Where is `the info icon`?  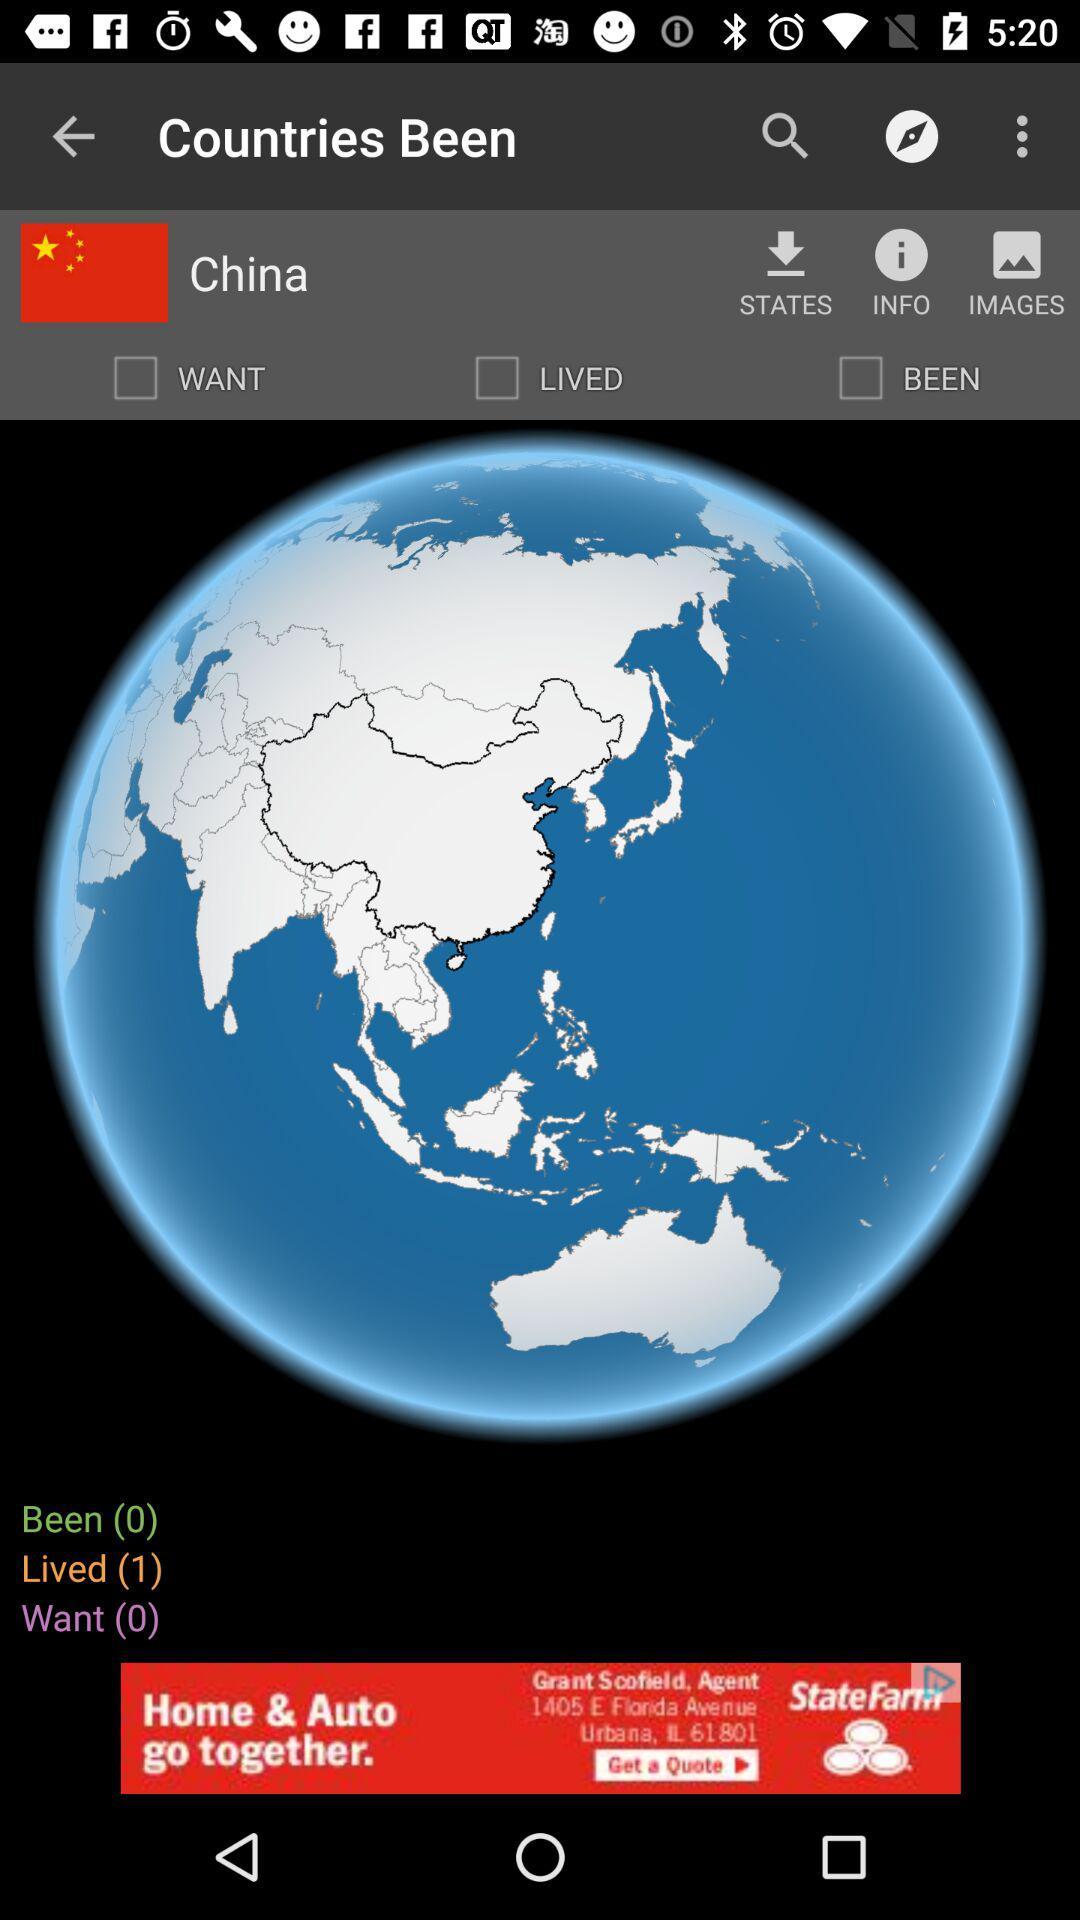 the info icon is located at coordinates (901, 253).